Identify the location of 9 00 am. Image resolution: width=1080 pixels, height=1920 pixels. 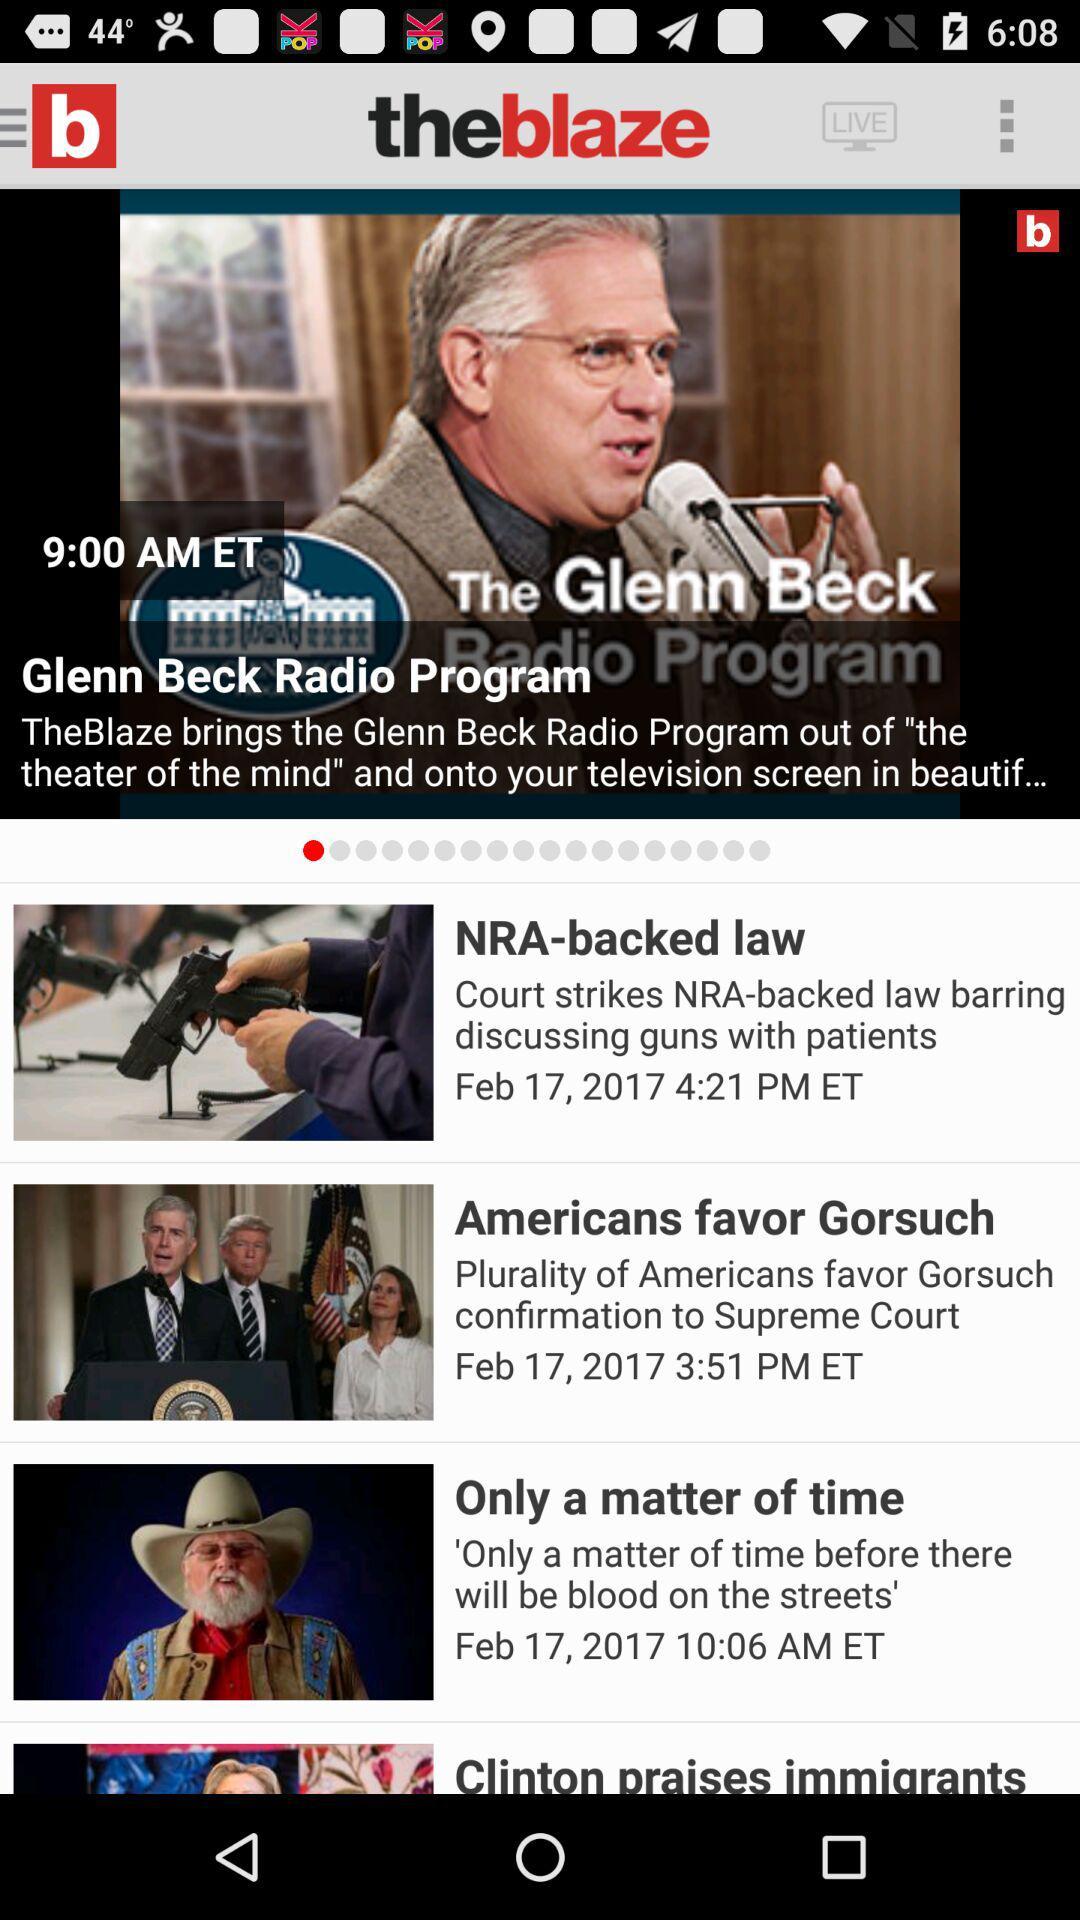
(151, 550).